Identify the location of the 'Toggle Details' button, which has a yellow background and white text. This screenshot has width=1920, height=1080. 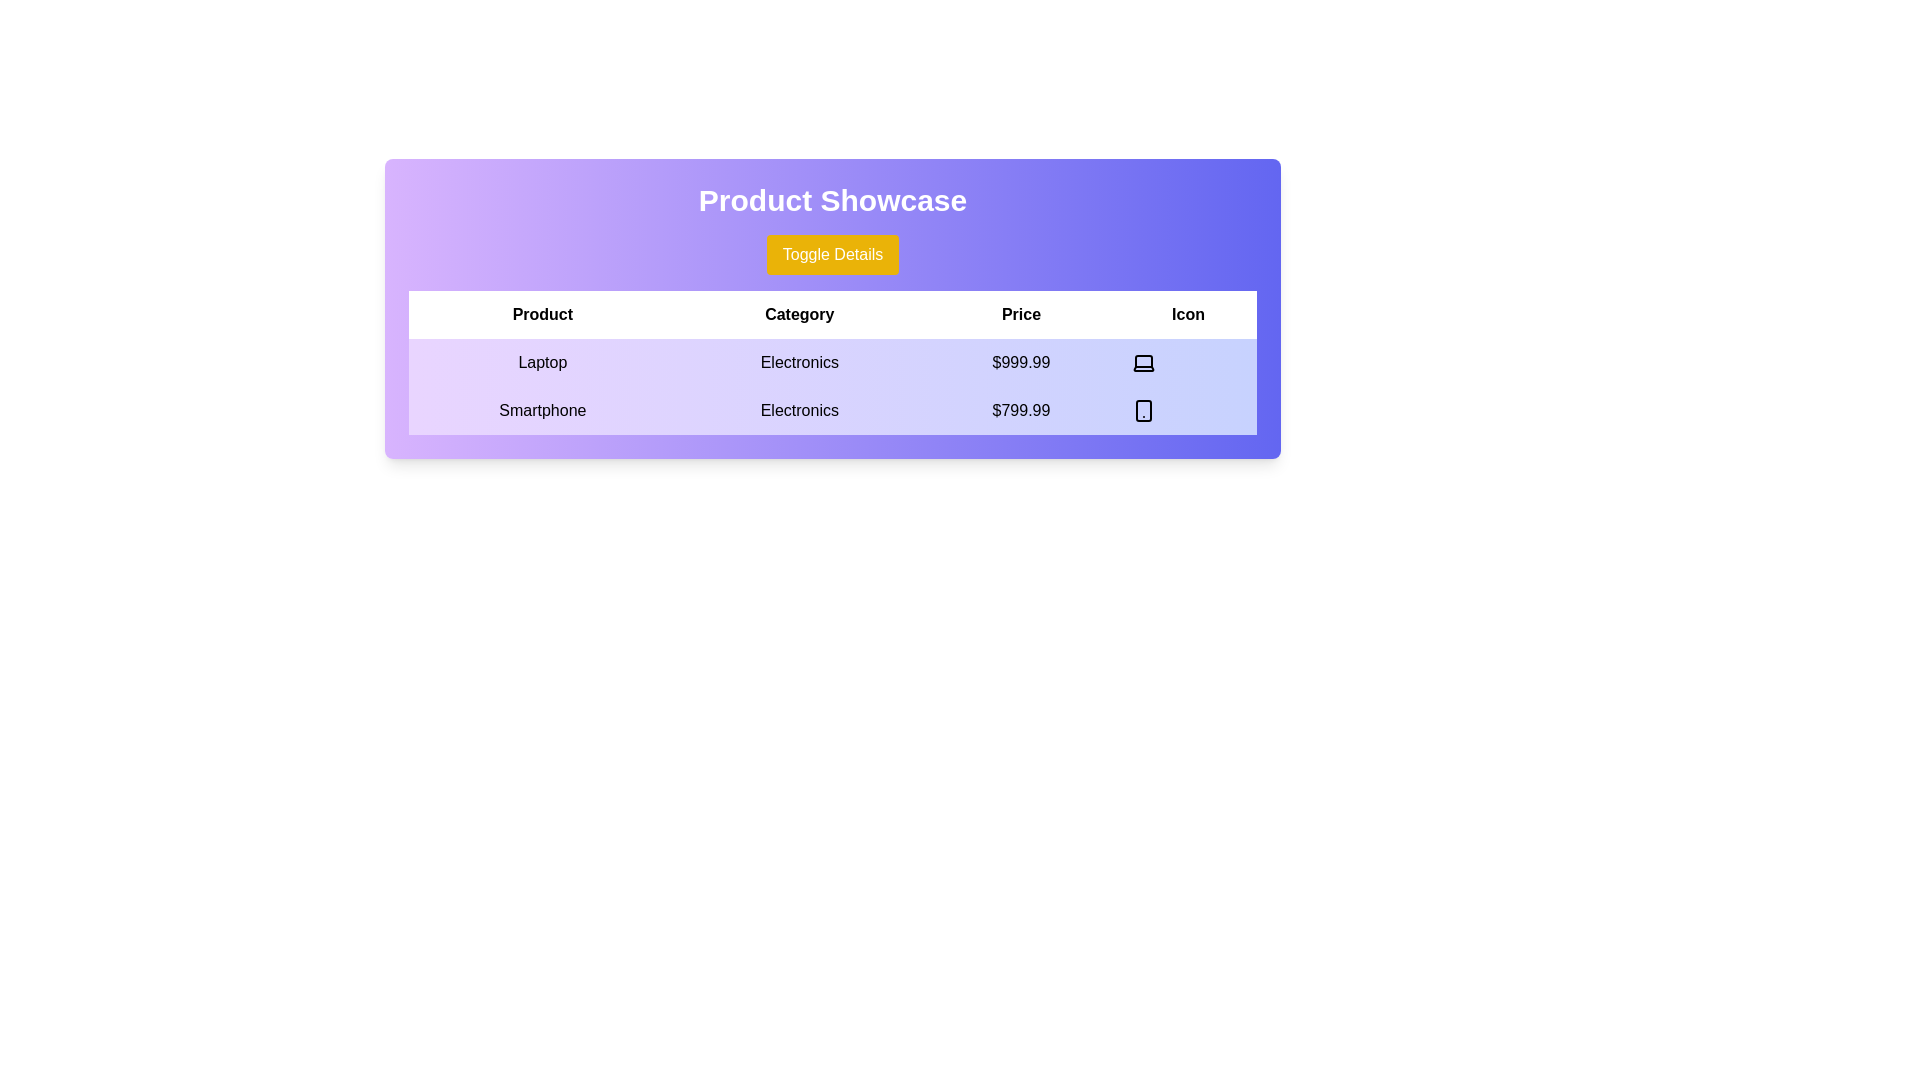
(833, 253).